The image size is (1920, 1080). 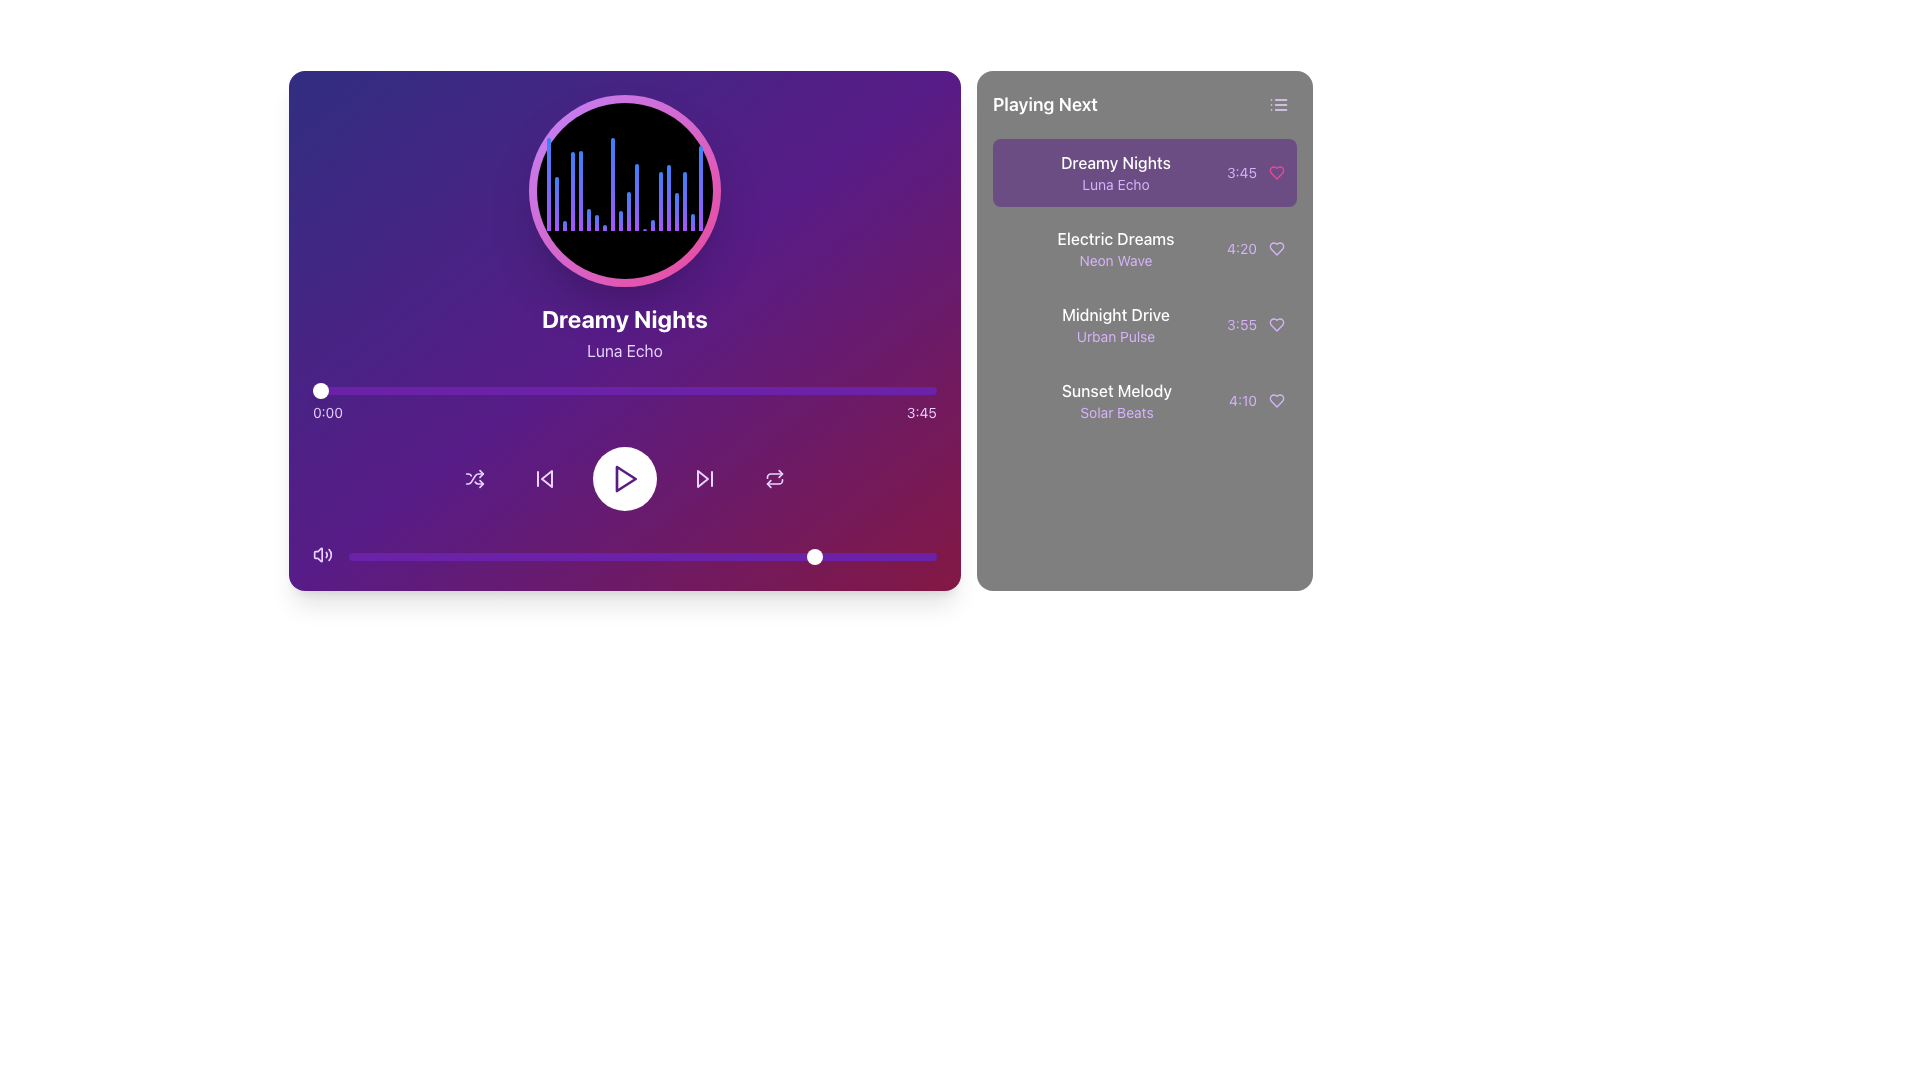 I want to click on slider value, so click(x=801, y=556).